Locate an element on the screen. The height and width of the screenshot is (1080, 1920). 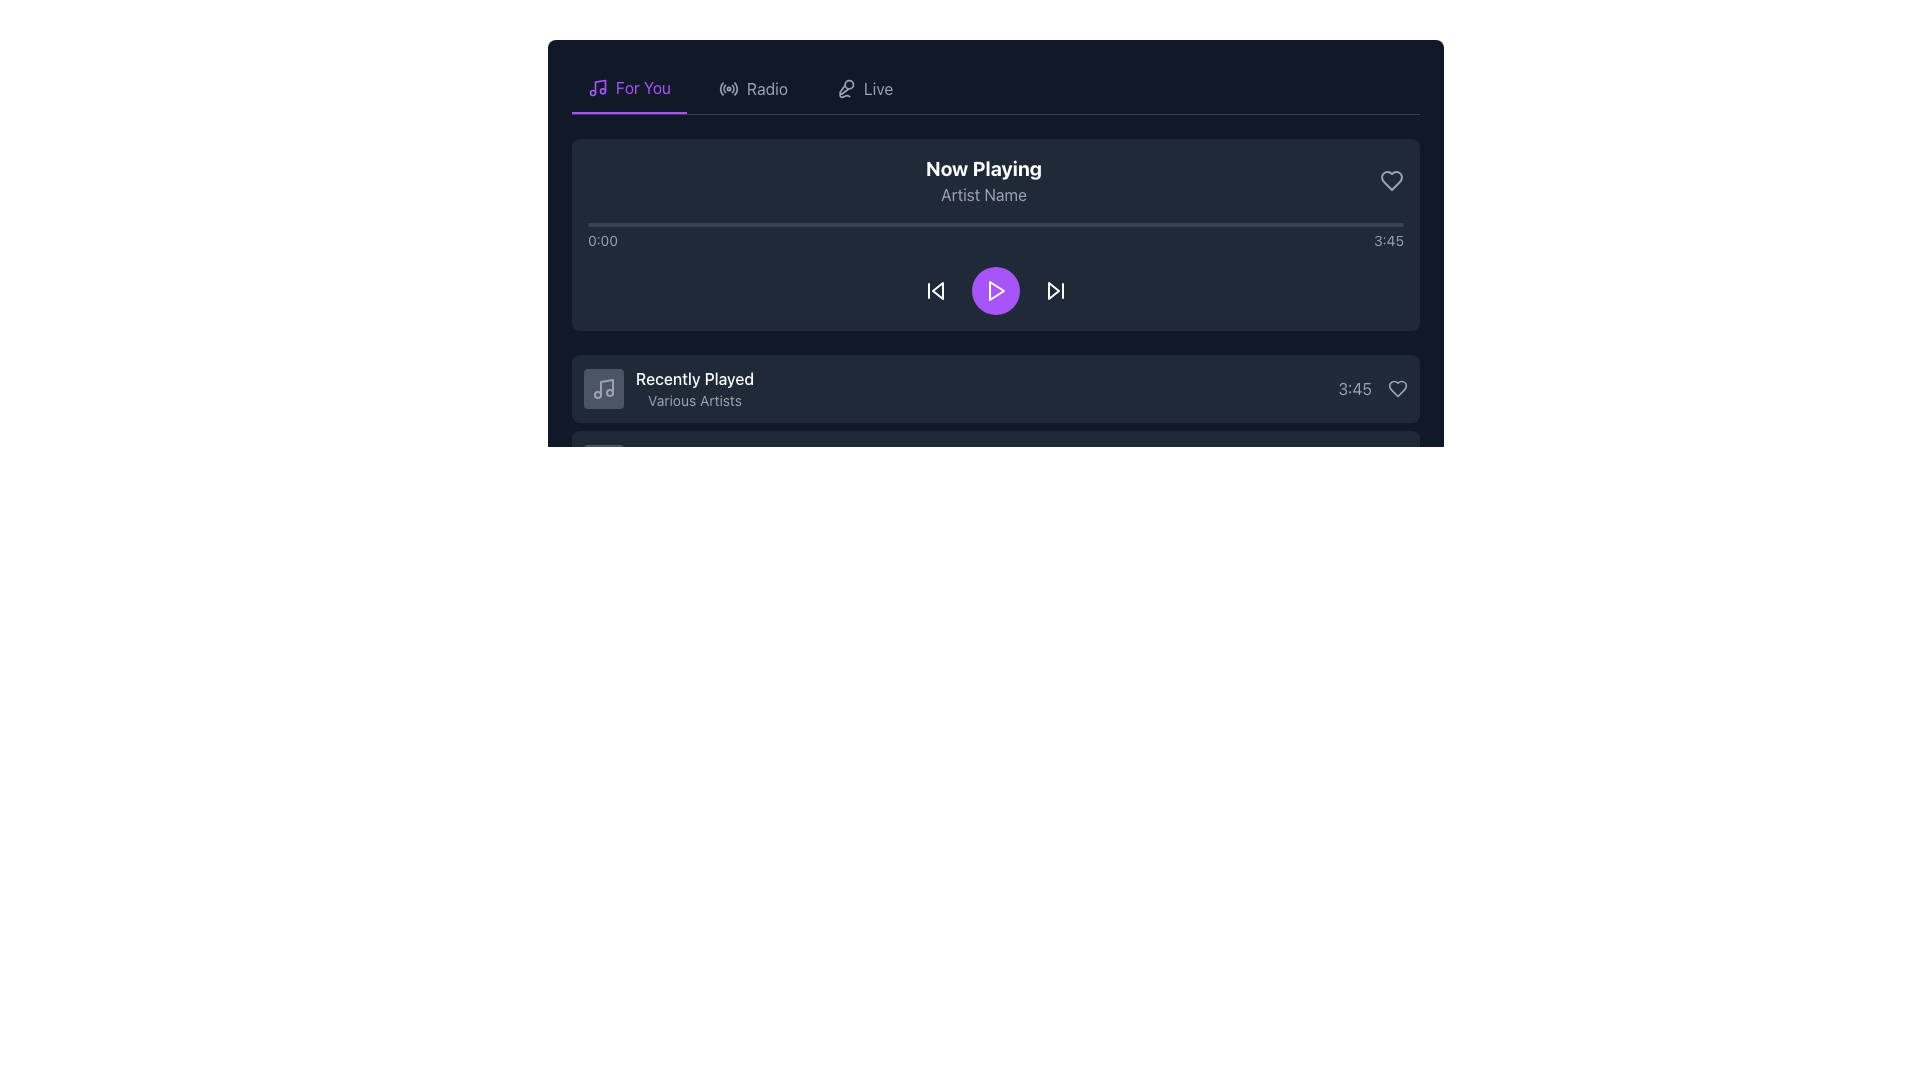
the 'For You' option in the horizontal navigation bar is located at coordinates (996, 87).